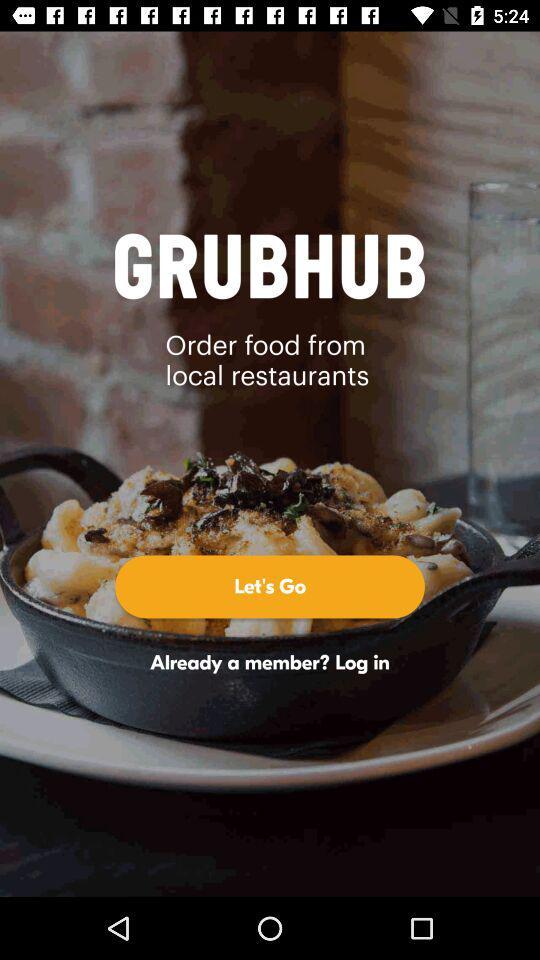 Image resolution: width=540 pixels, height=960 pixels. What do you see at coordinates (270, 662) in the screenshot?
I see `the icon below let's go icon` at bounding box center [270, 662].